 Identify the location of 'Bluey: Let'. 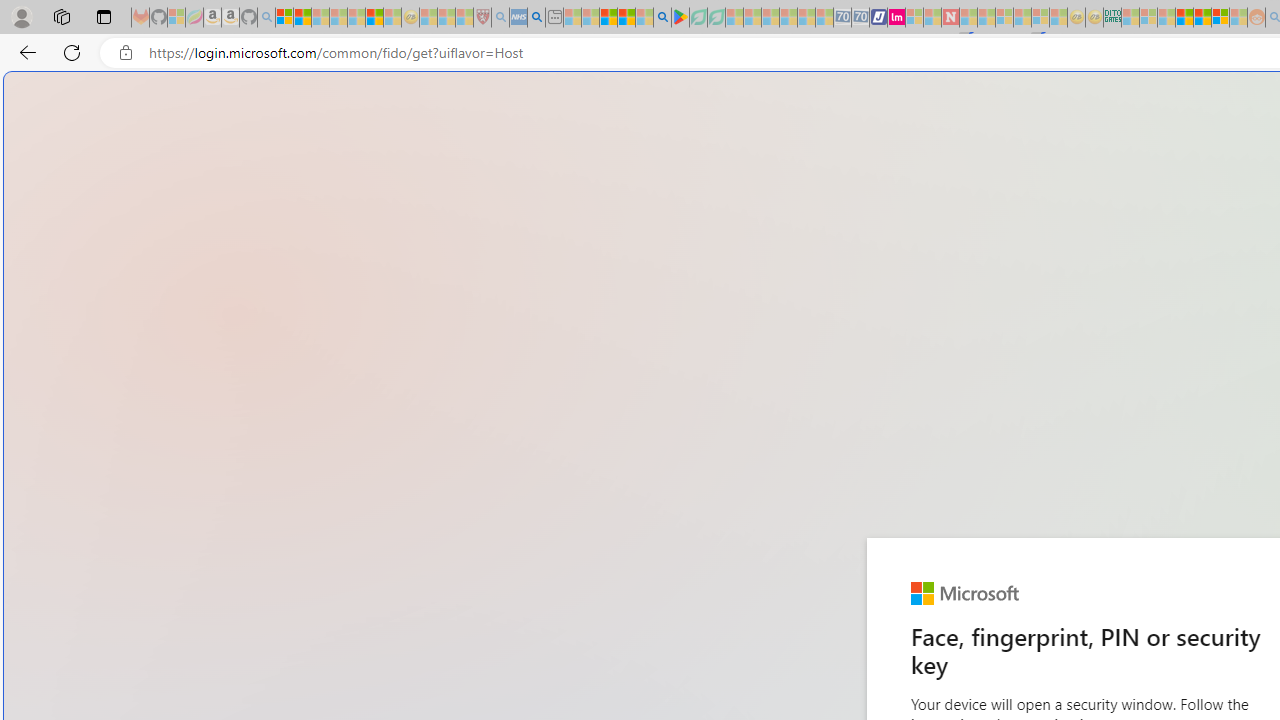
(680, 17).